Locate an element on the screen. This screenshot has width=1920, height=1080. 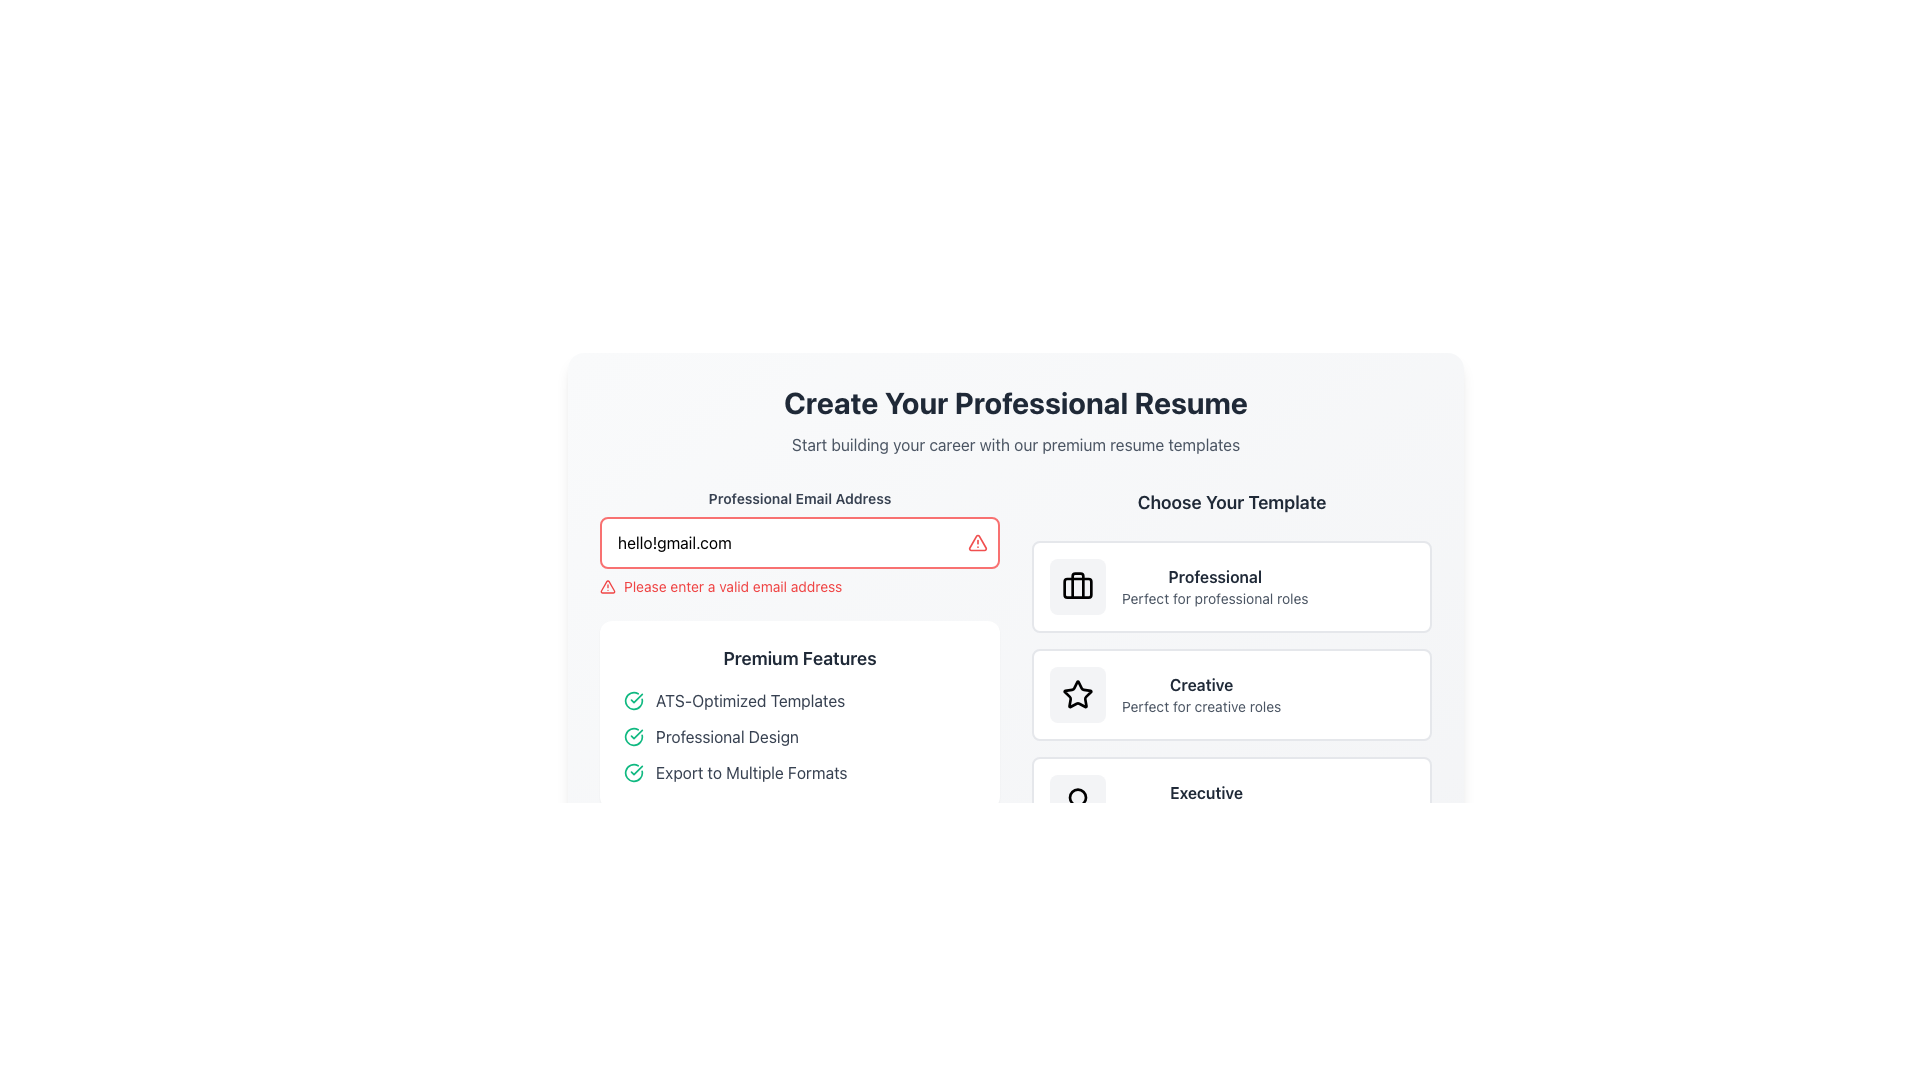
the circular green checkmark icon located to the left of the text 'Professional Design' in the 'Premium Features' list is located at coordinates (632, 736).